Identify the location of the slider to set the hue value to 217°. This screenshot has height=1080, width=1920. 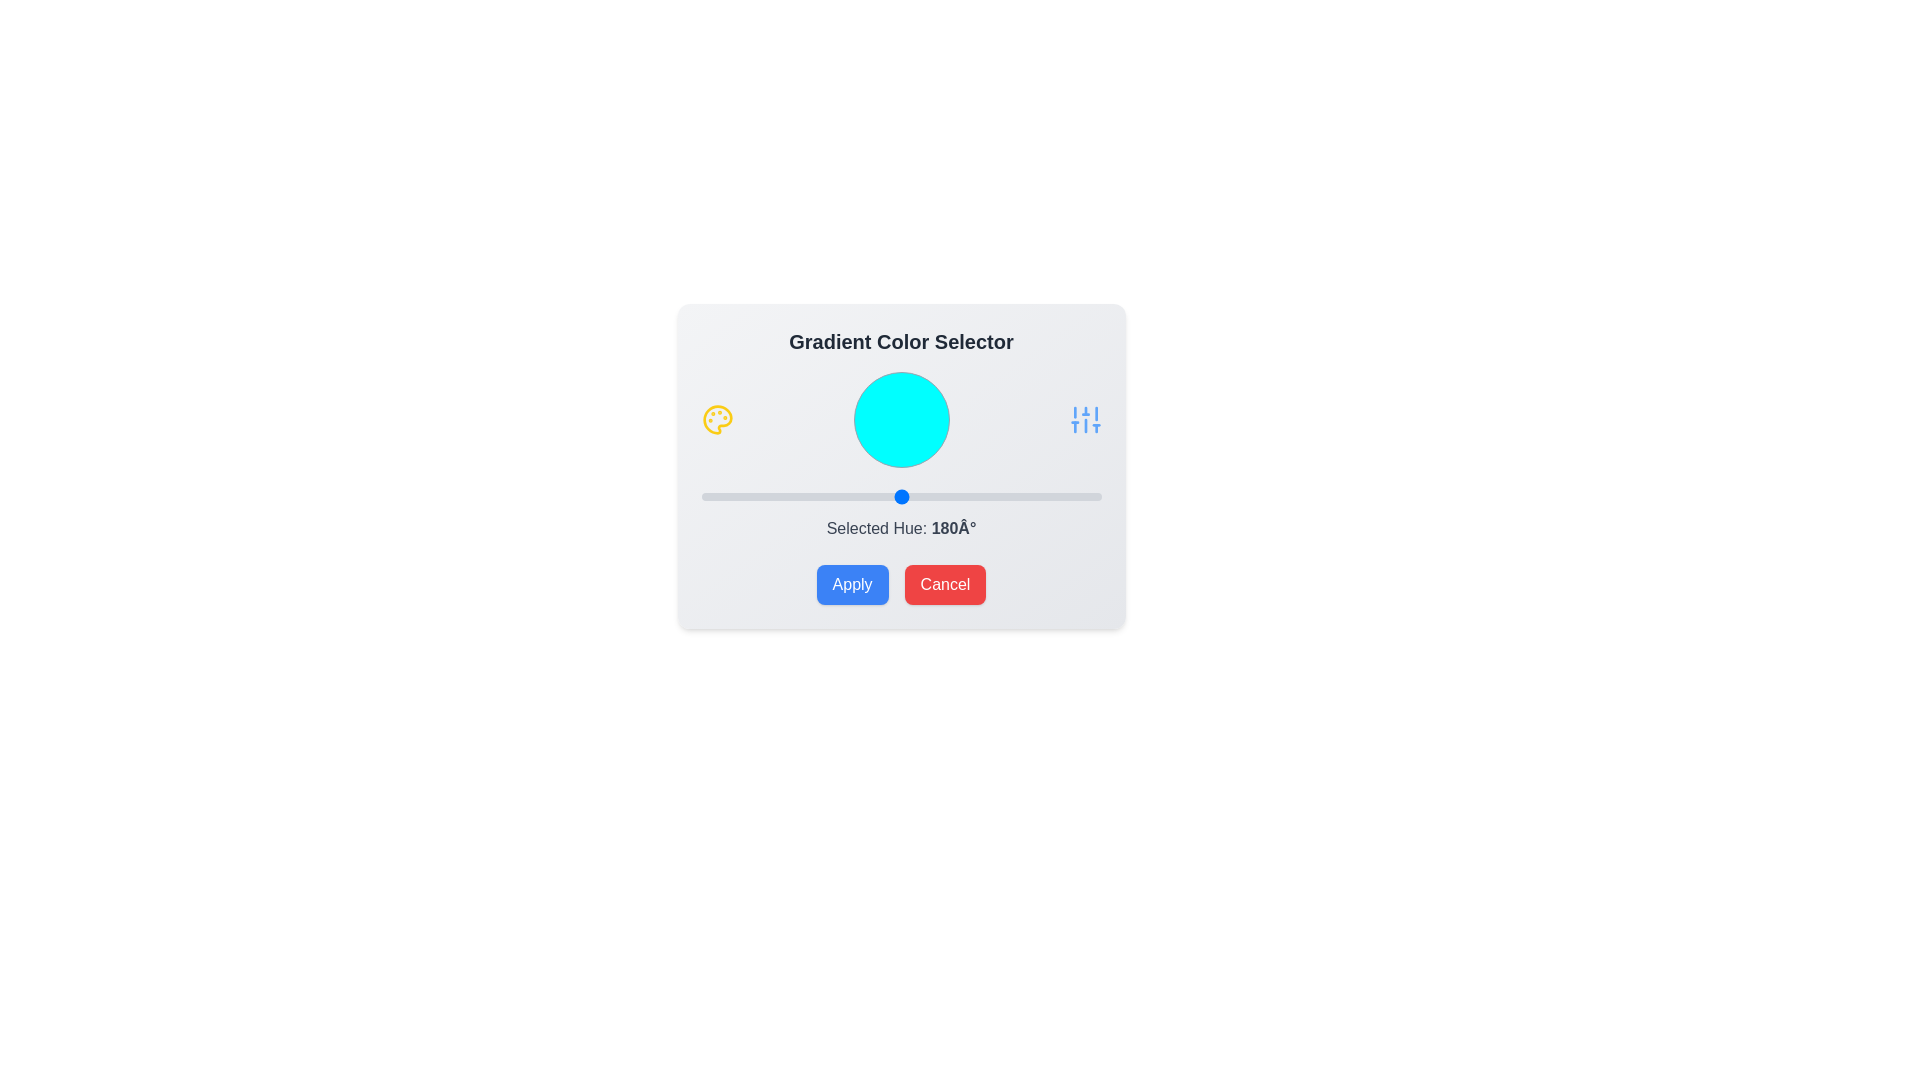
(941, 496).